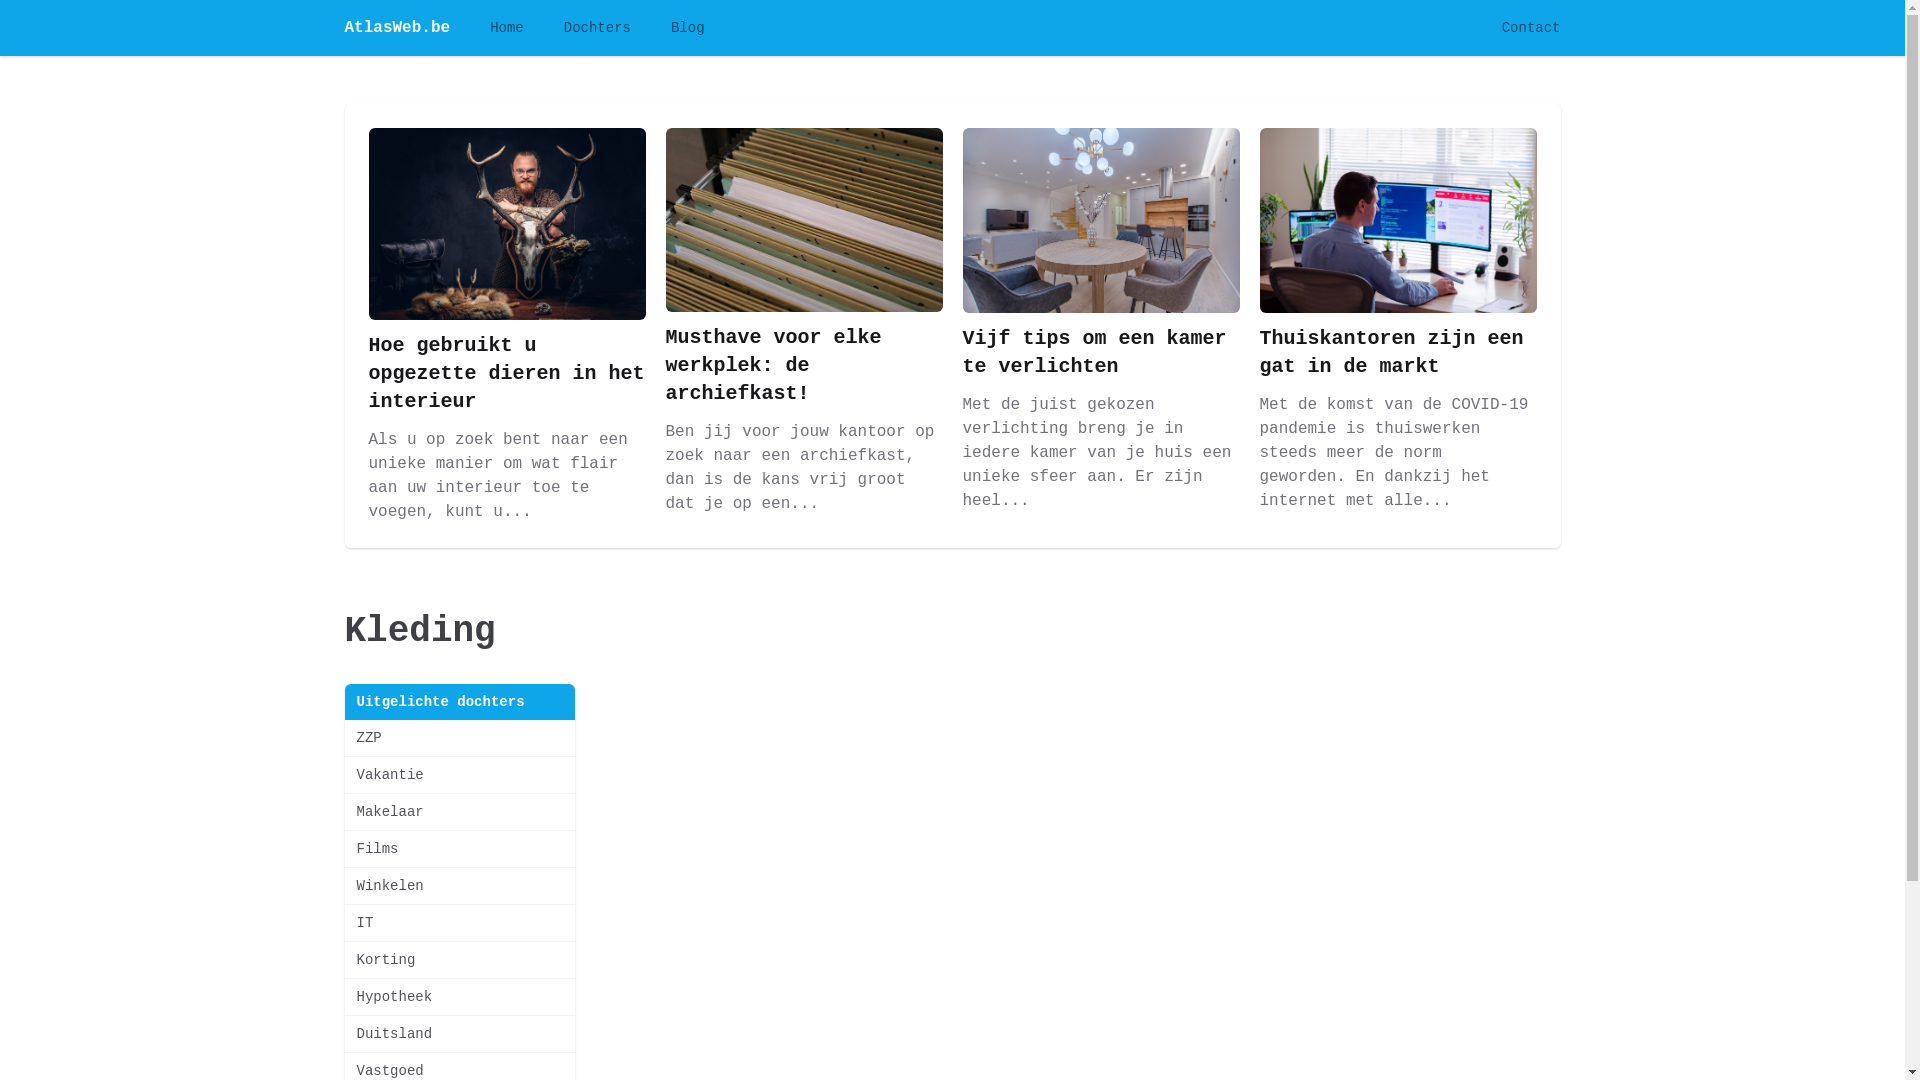  I want to click on 'ZZP', so click(344, 737).